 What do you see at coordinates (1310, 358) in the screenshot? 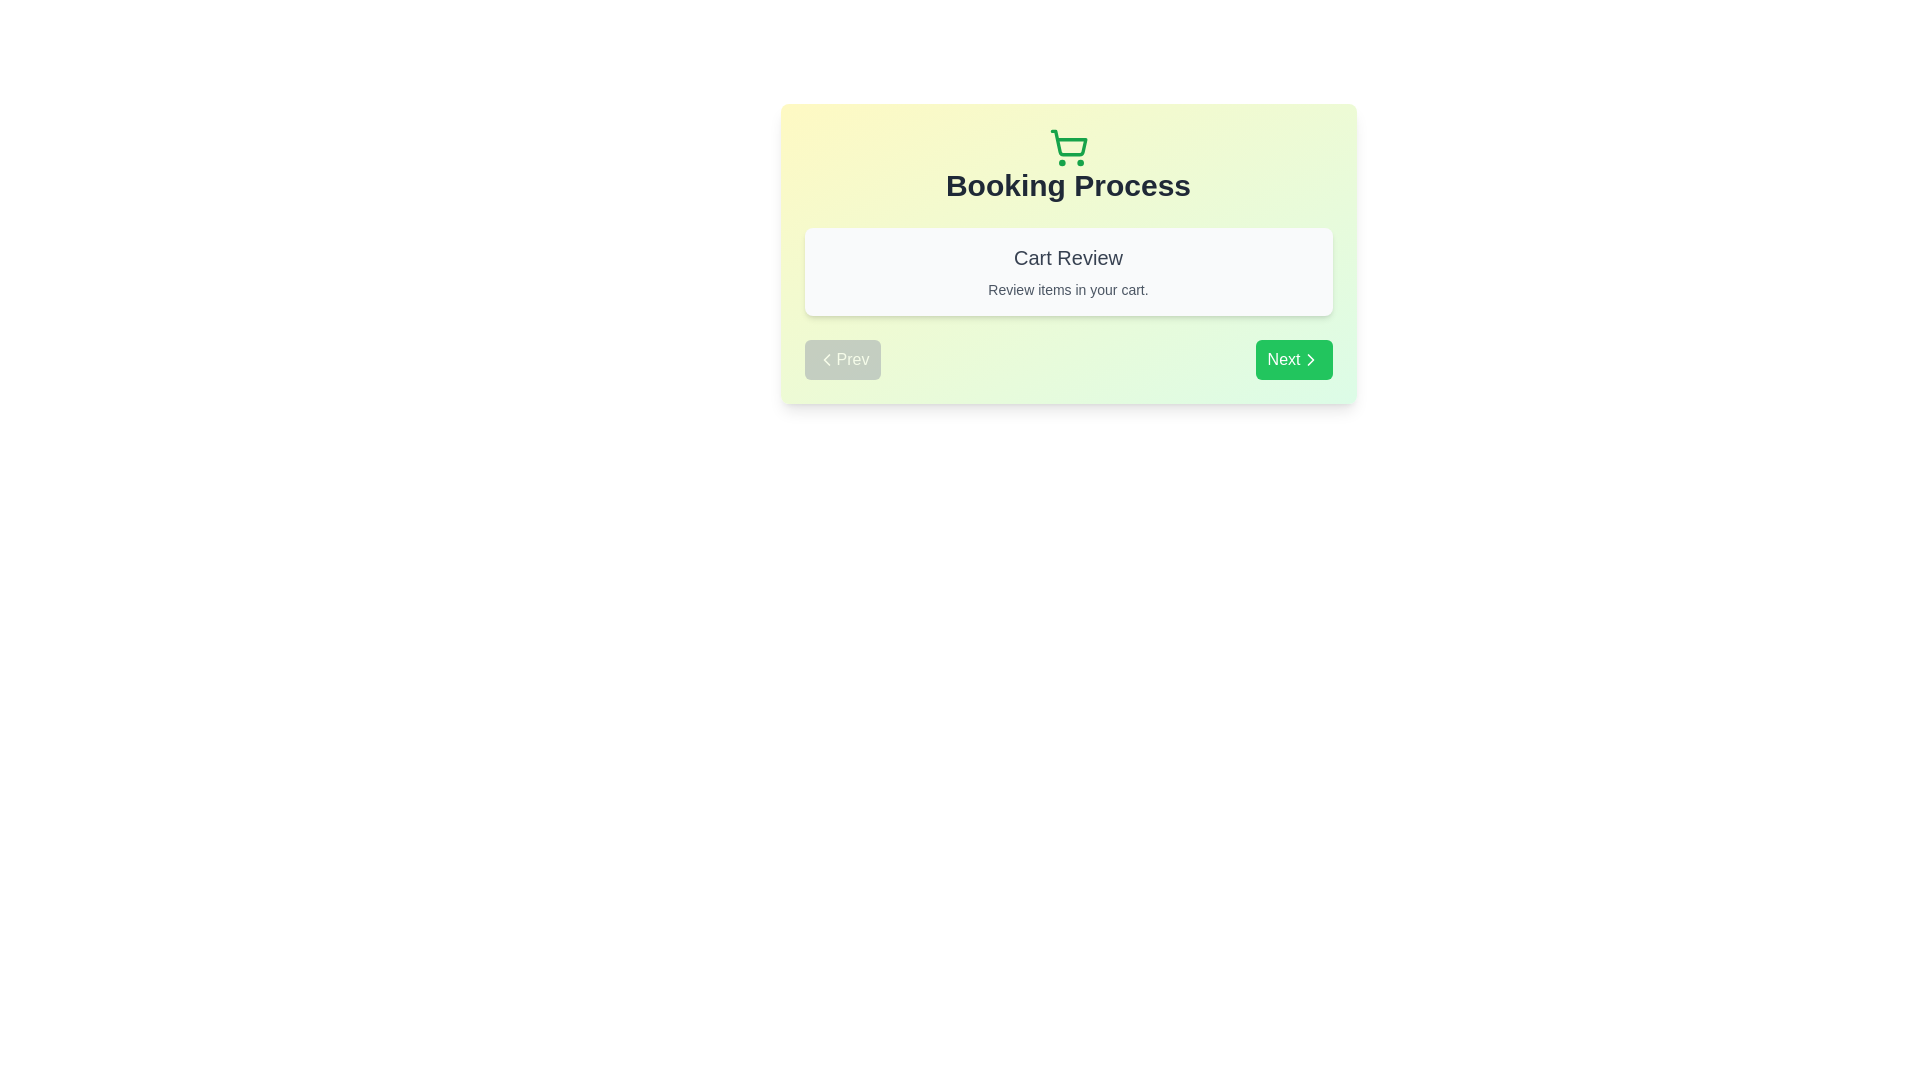
I see `the chevron icon located inside the green 'Next' button` at bounding box center [1310, 358].